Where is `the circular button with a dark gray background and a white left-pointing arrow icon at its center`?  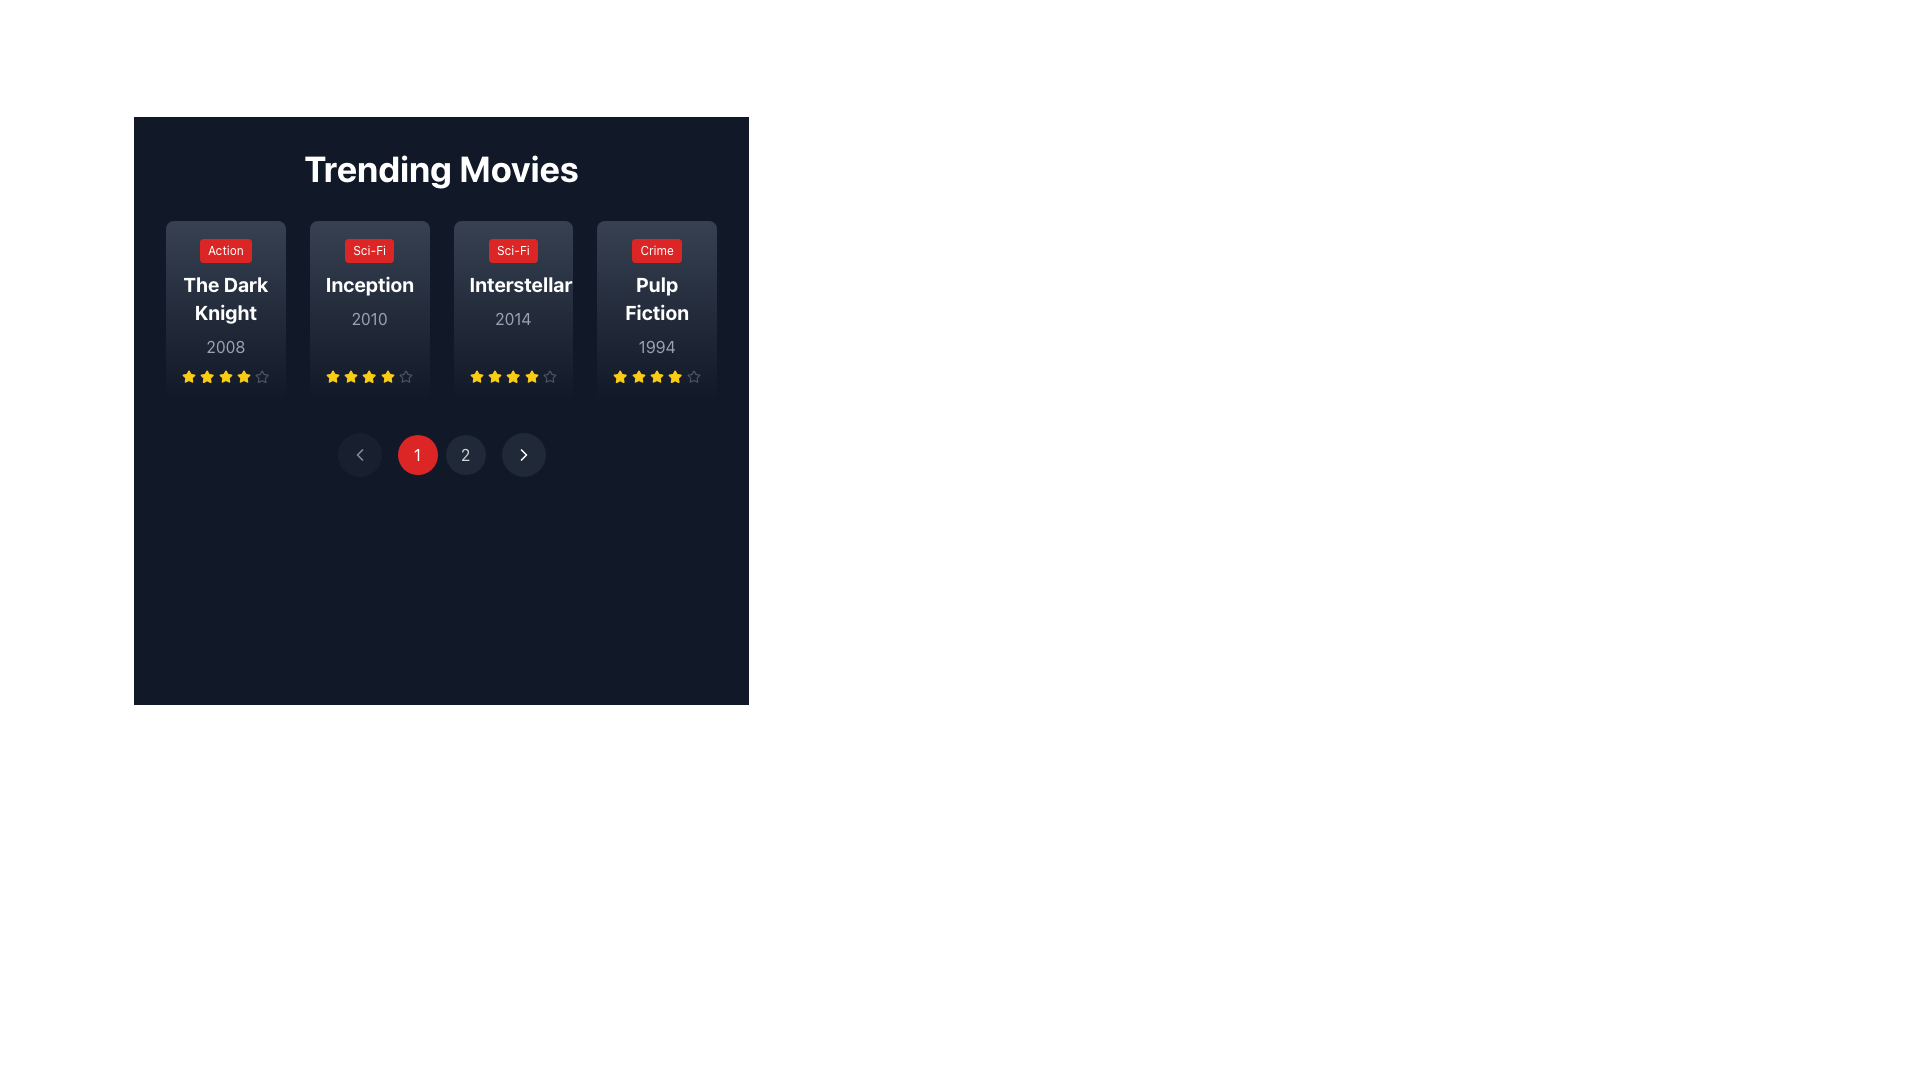
the circular button with a dark gray background and a white left-pointing arrow icon at its center is located at coordinates (359, 454).